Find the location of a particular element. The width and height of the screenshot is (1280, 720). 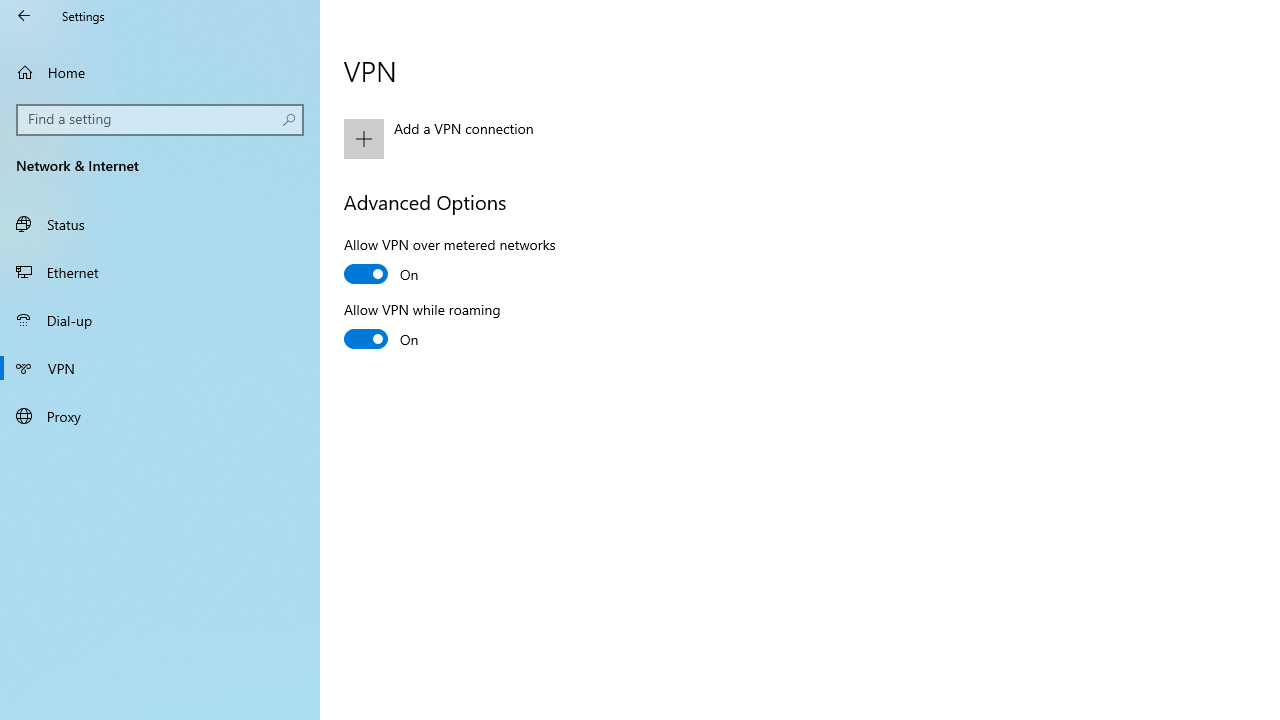

'Proxy' is located at coordinates (160, 414).